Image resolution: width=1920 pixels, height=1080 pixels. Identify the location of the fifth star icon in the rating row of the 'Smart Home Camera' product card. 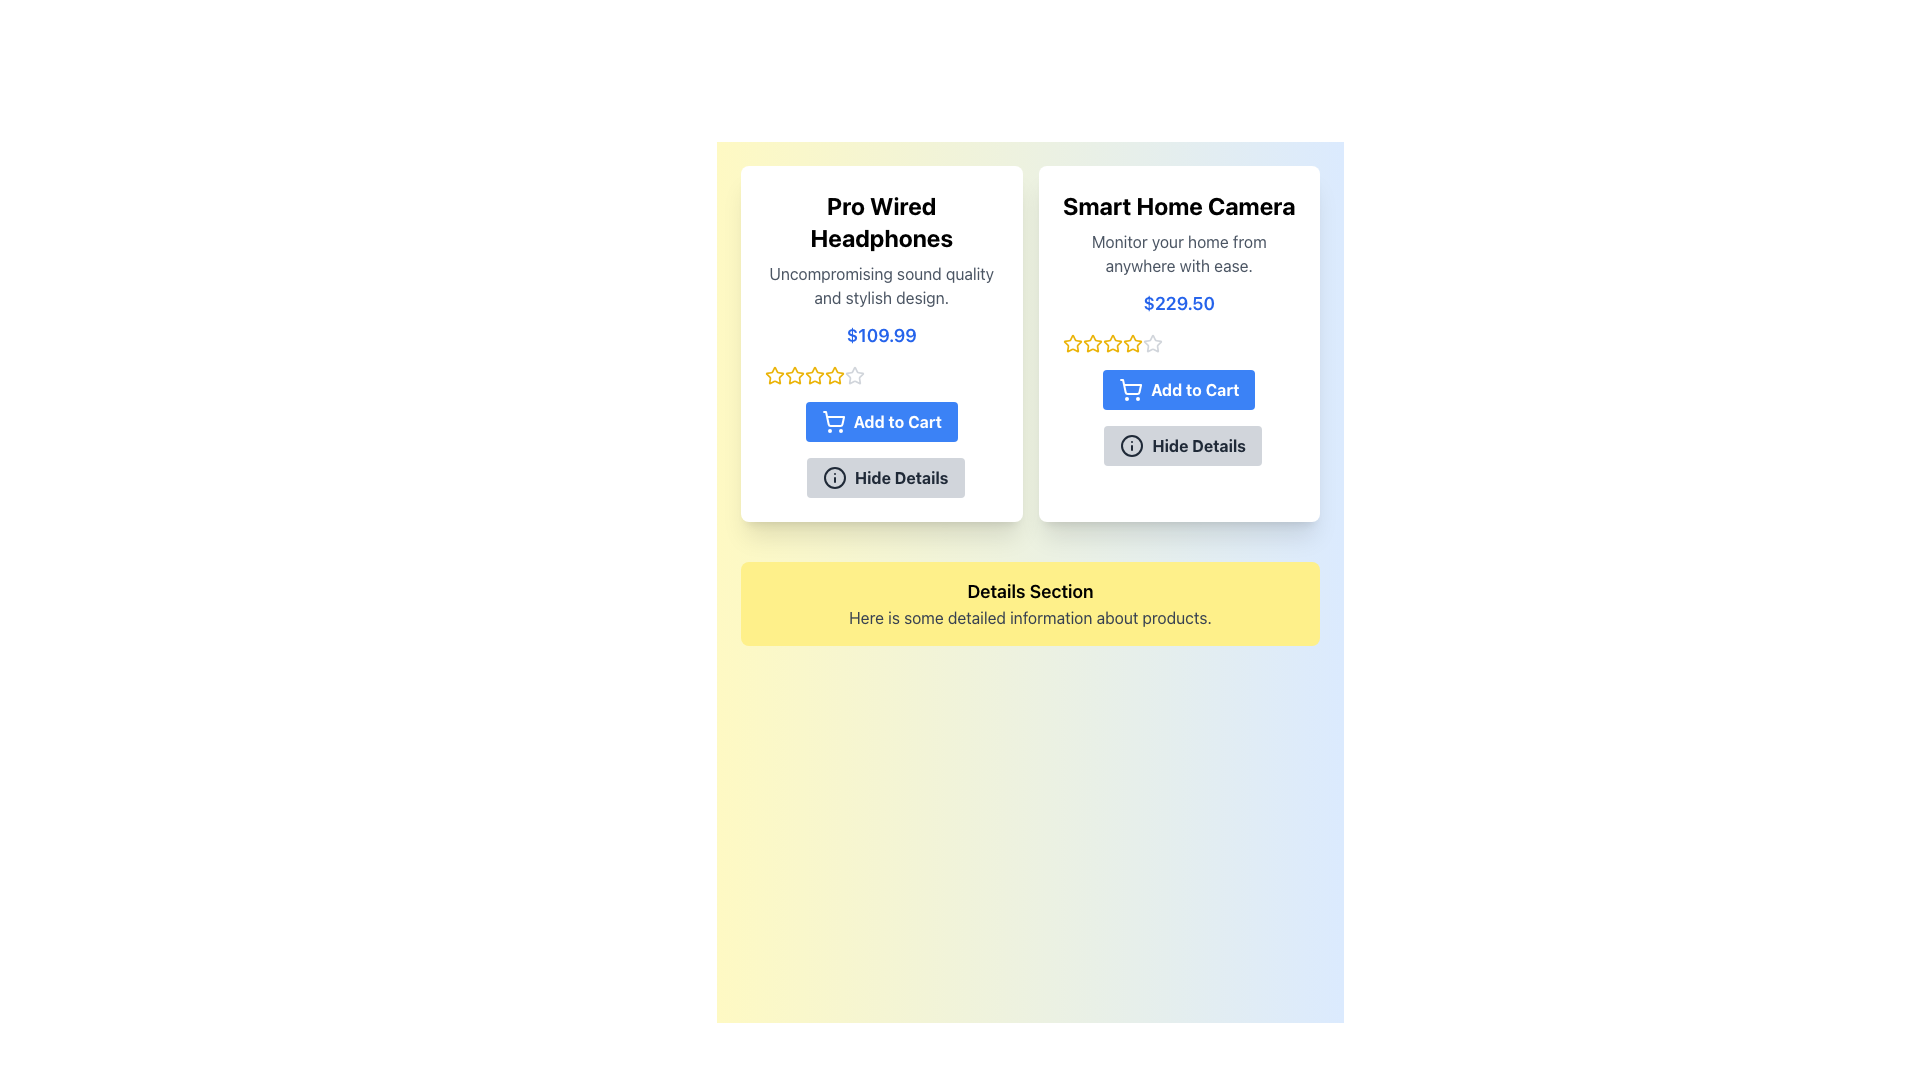
(1132, 342).